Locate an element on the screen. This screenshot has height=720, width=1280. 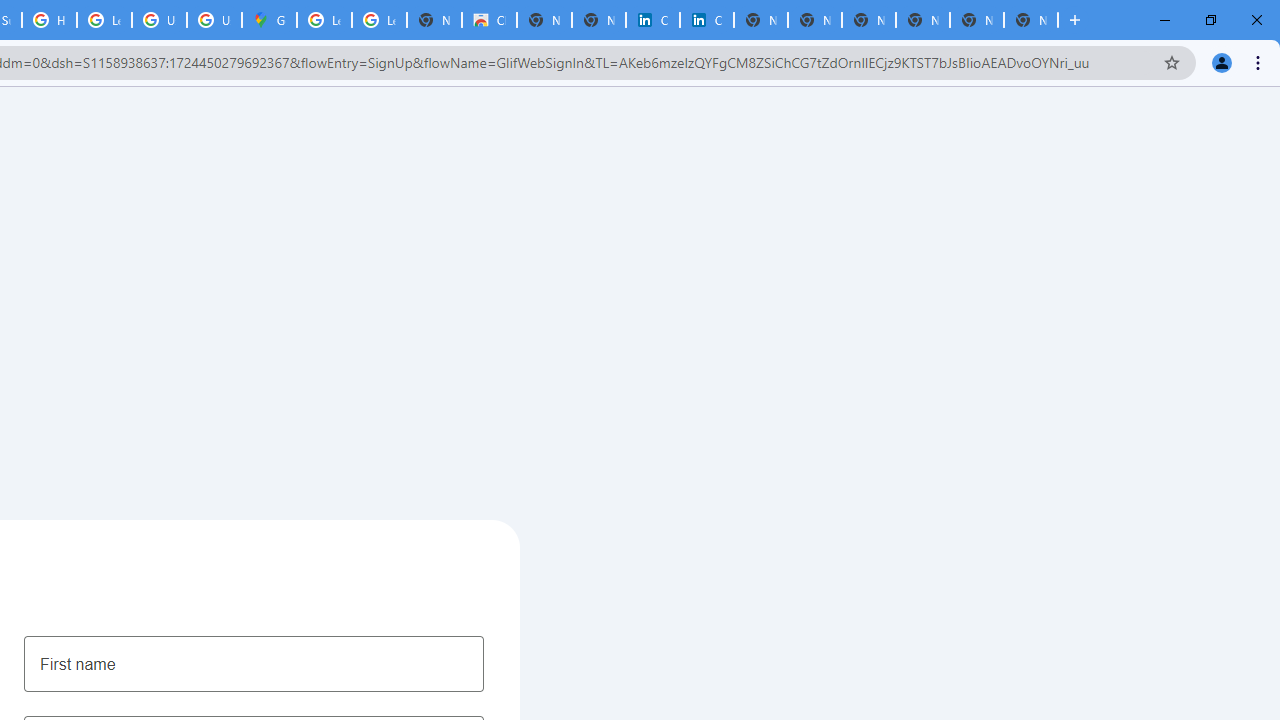
'Chrome Web Store' is located at coordinates (489, 20).